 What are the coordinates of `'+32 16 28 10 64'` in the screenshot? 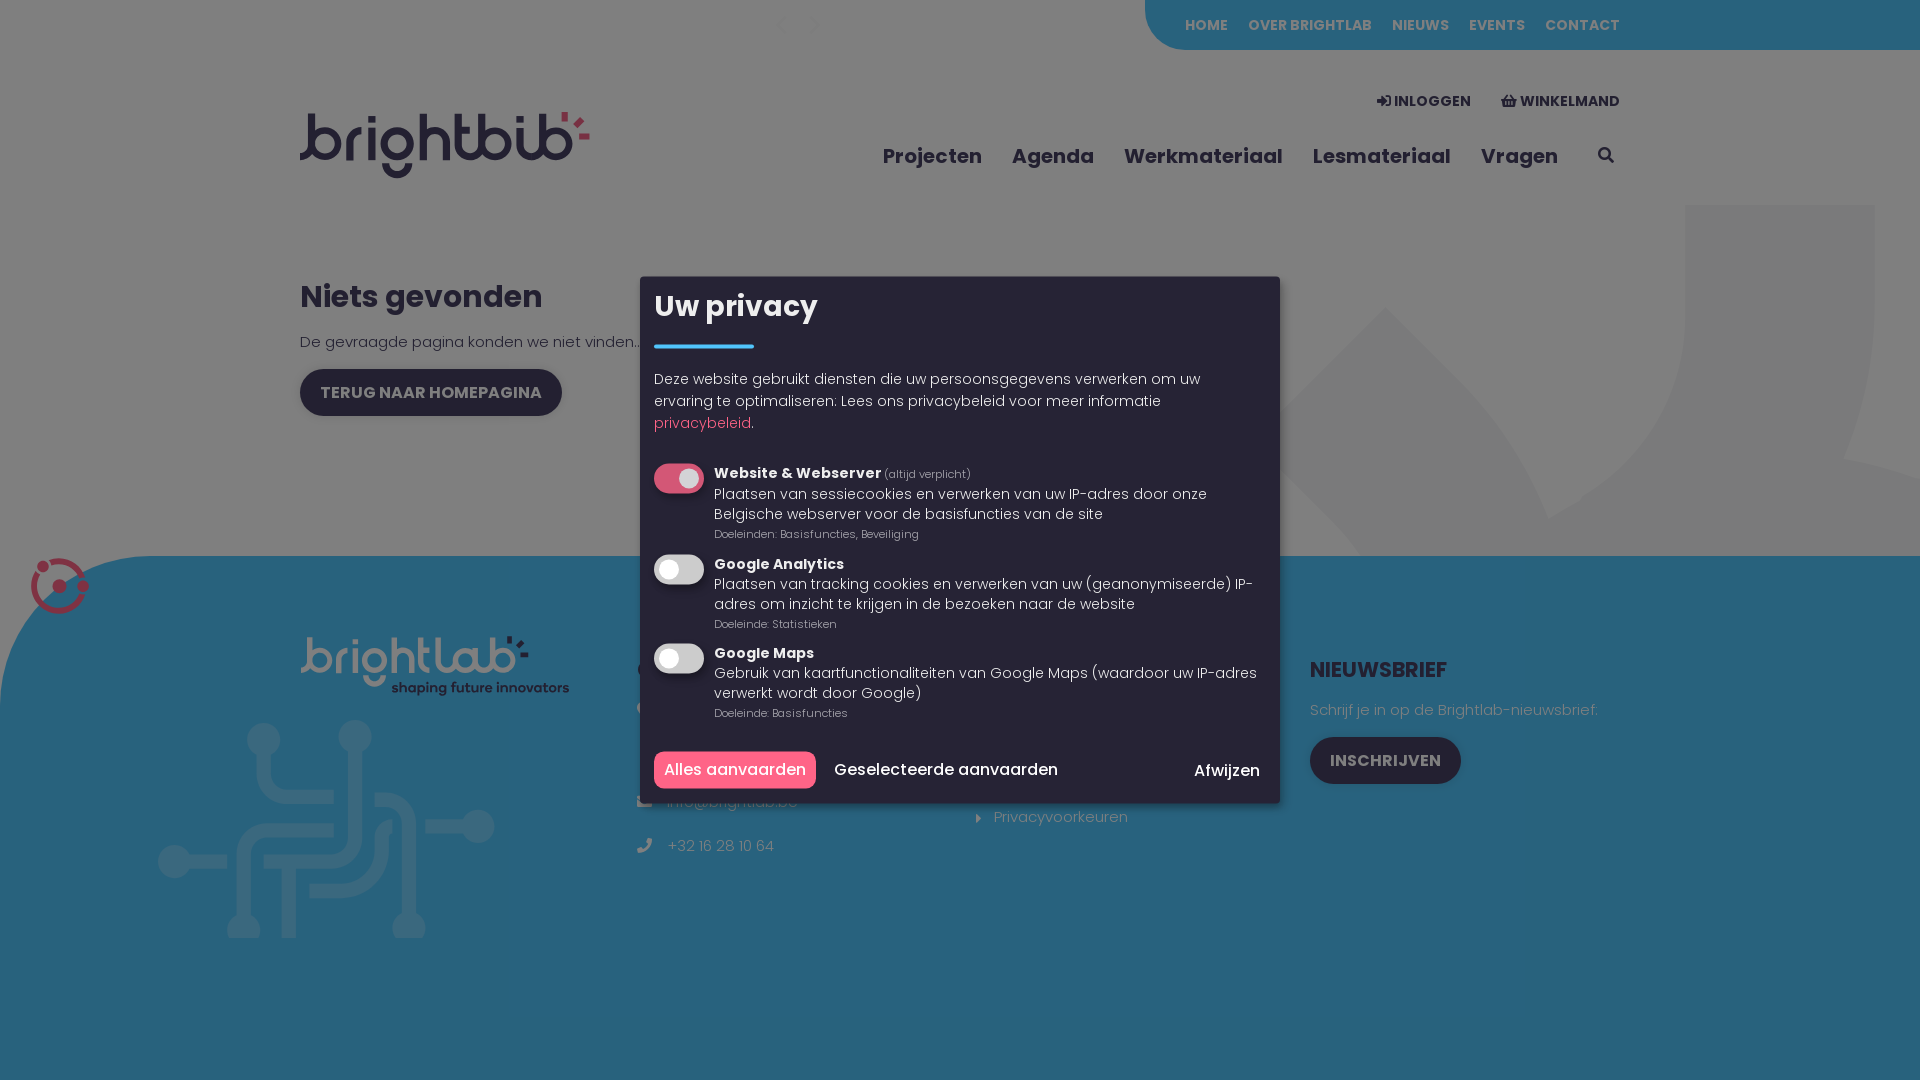 It's located at (667, 845).